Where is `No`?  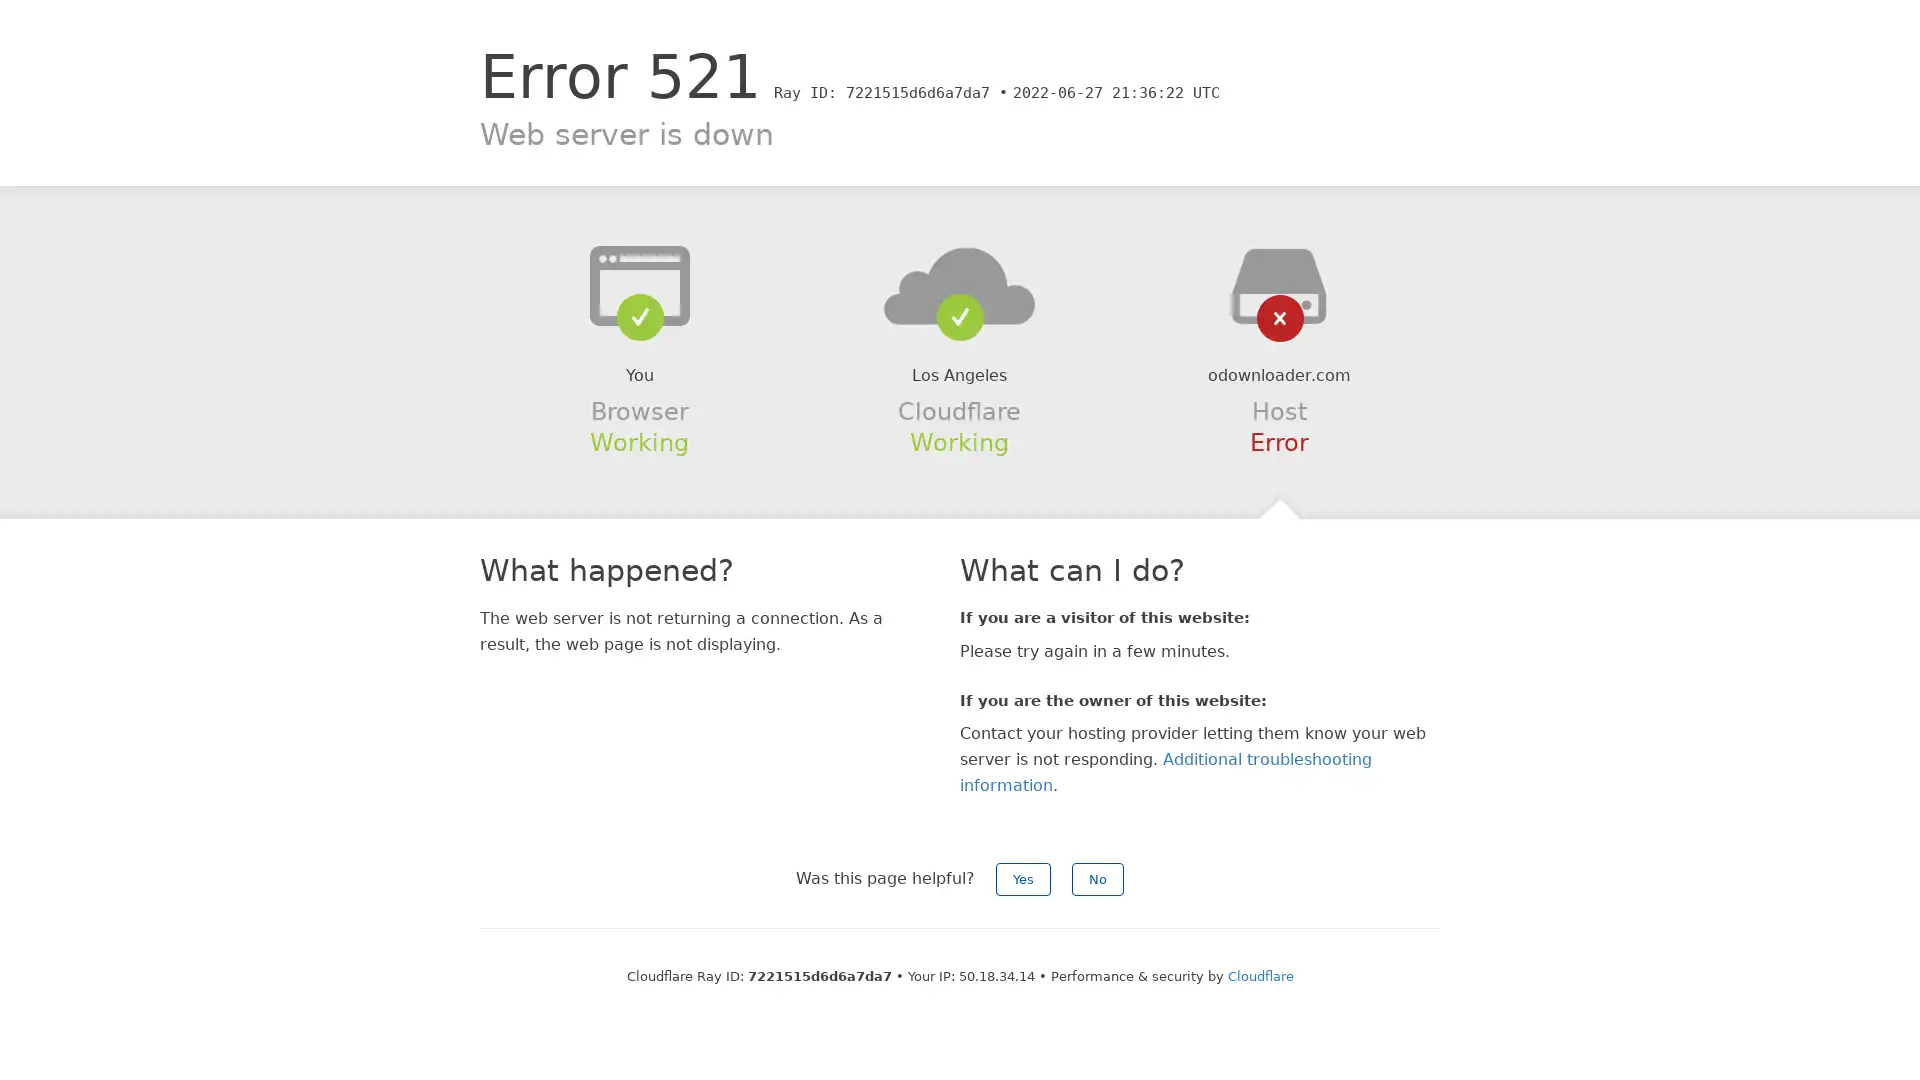 No is located at coordinates (1097, 878).